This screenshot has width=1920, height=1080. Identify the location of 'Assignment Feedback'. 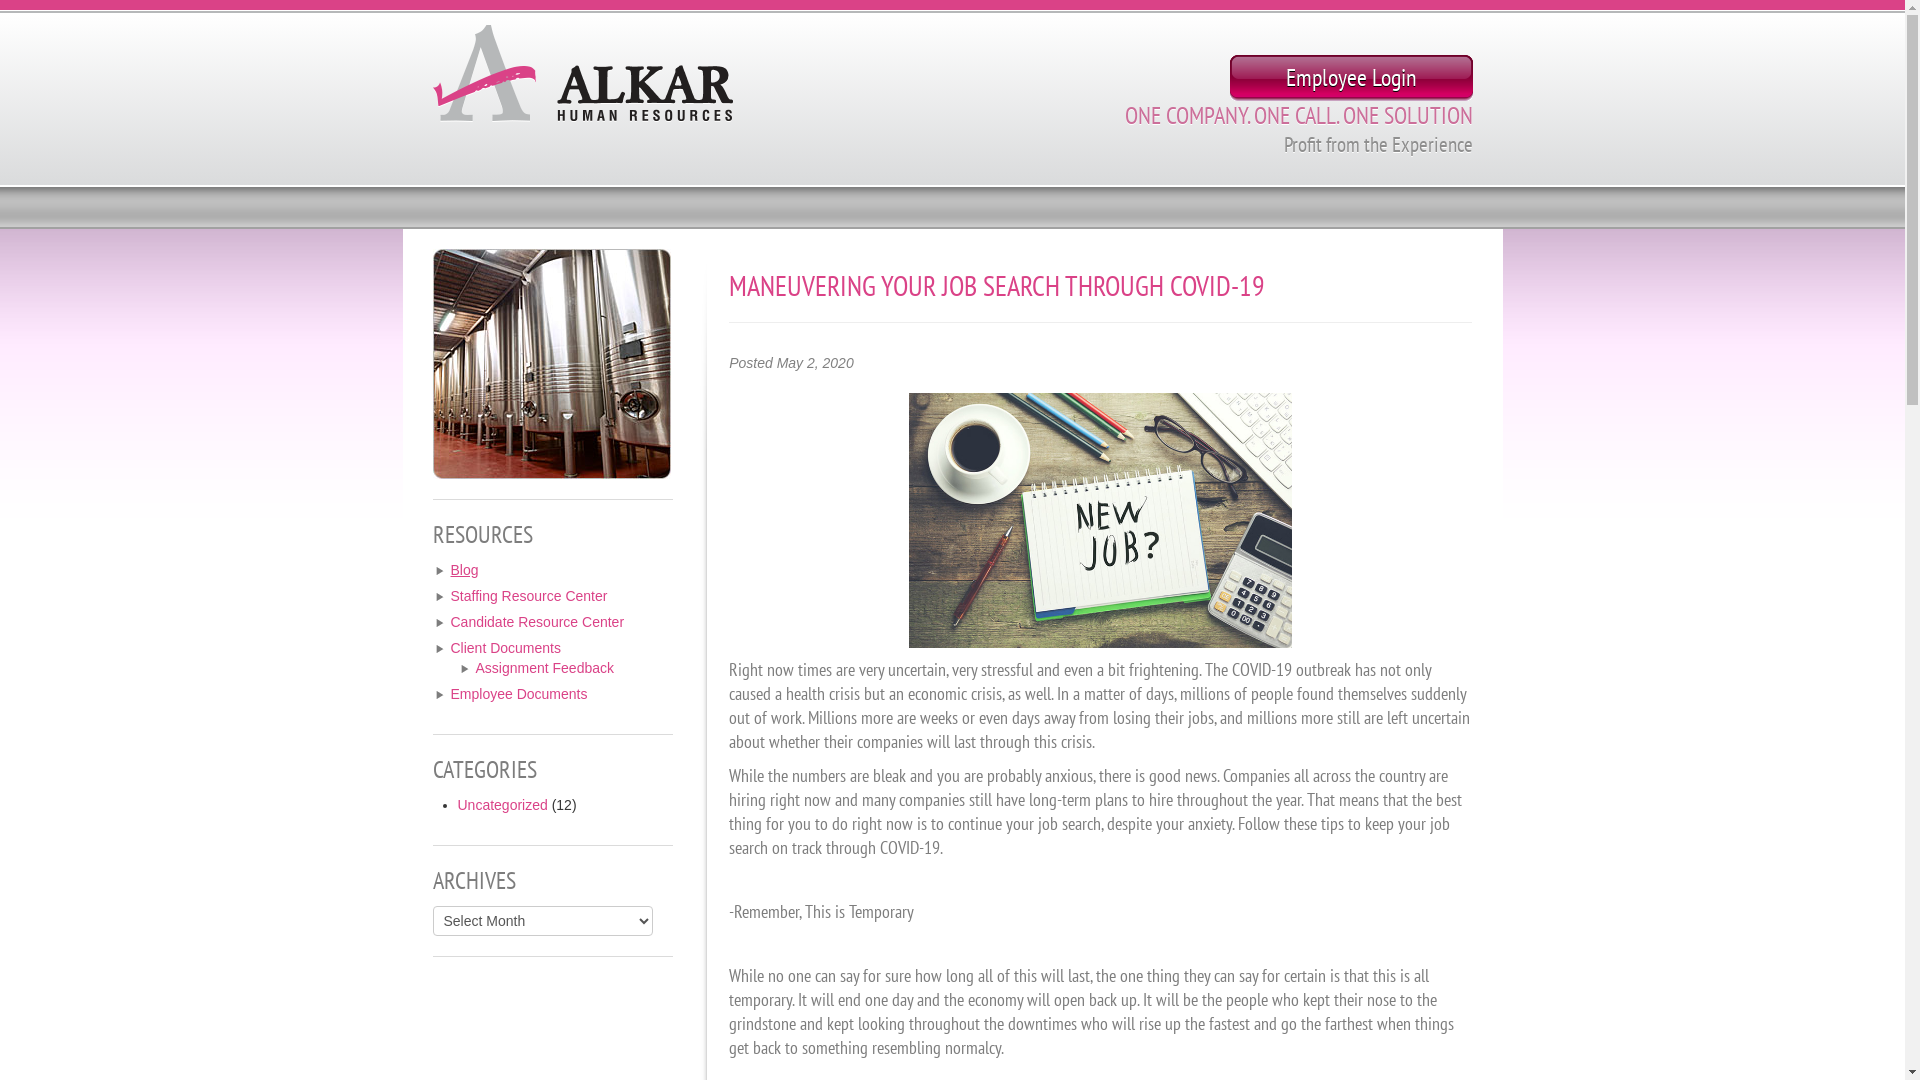
(545, 667).